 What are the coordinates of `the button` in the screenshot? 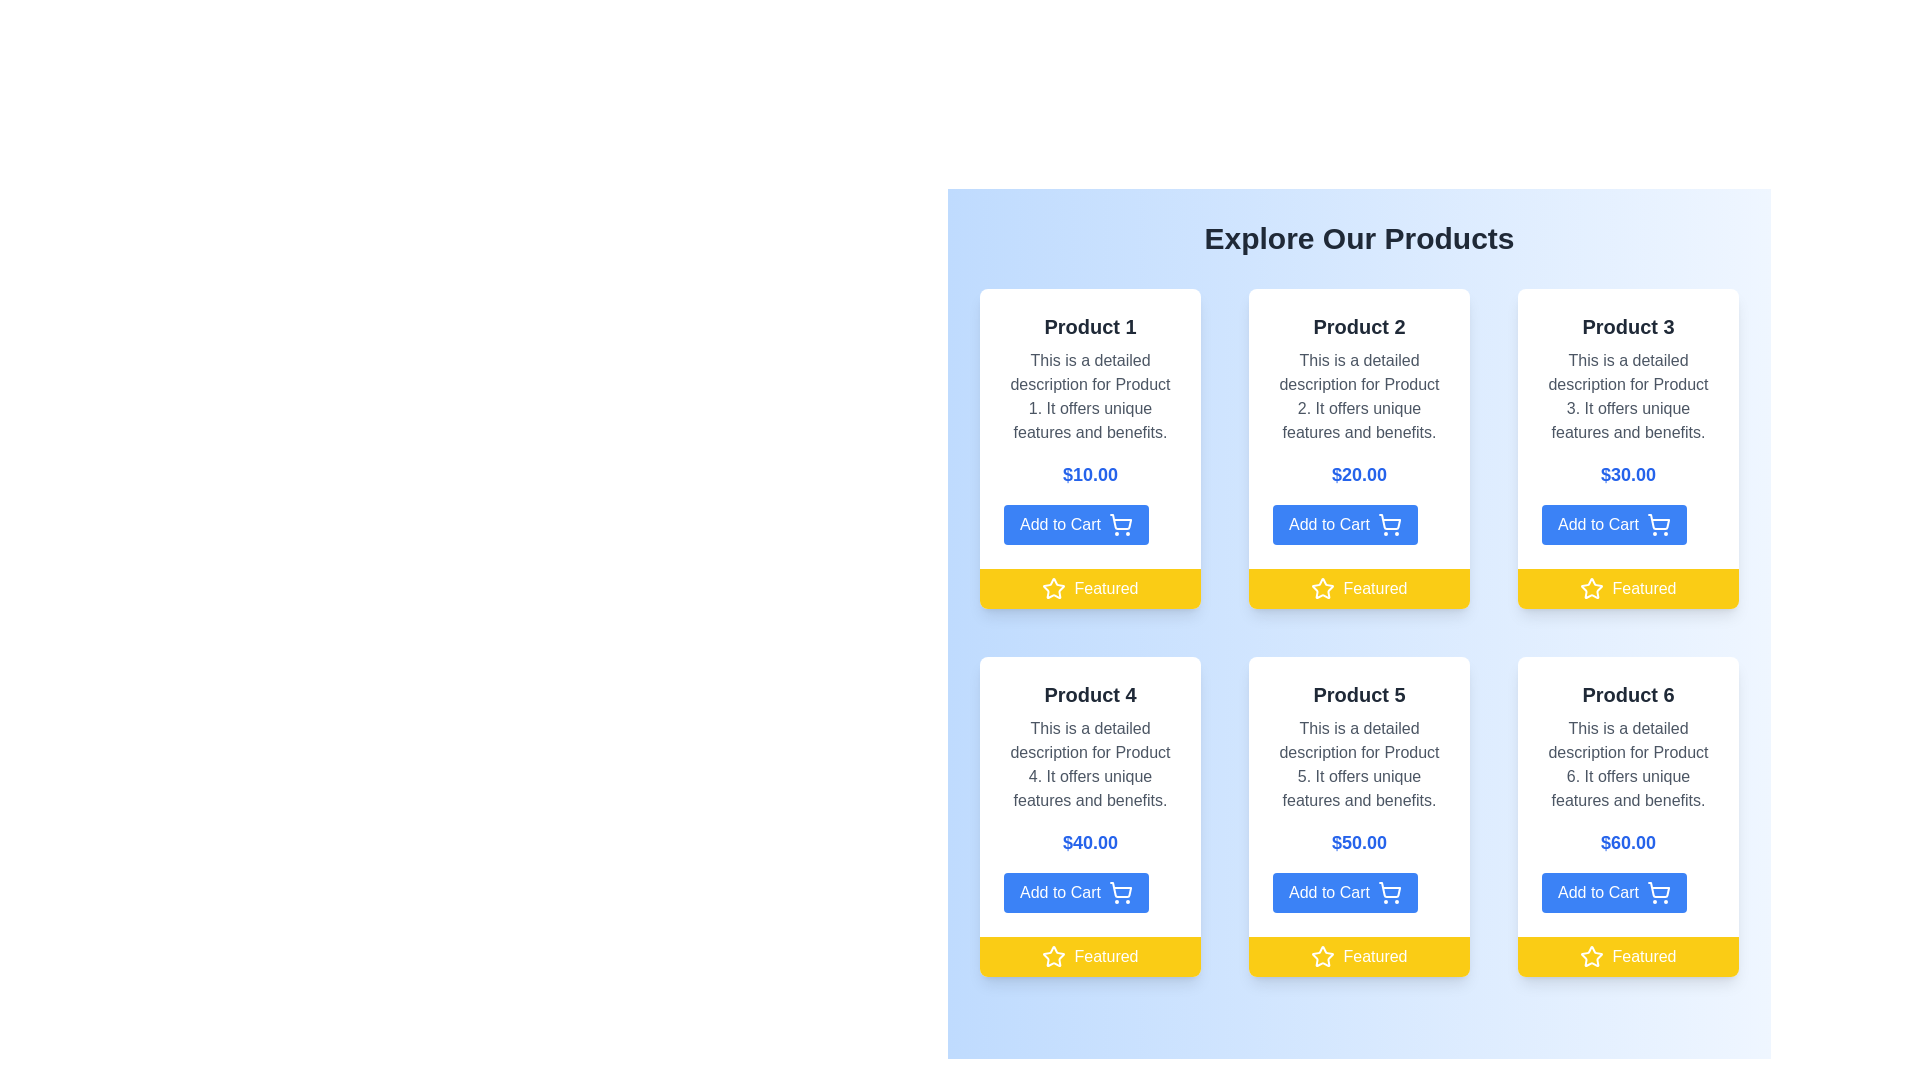 It's located at (1075, 523).